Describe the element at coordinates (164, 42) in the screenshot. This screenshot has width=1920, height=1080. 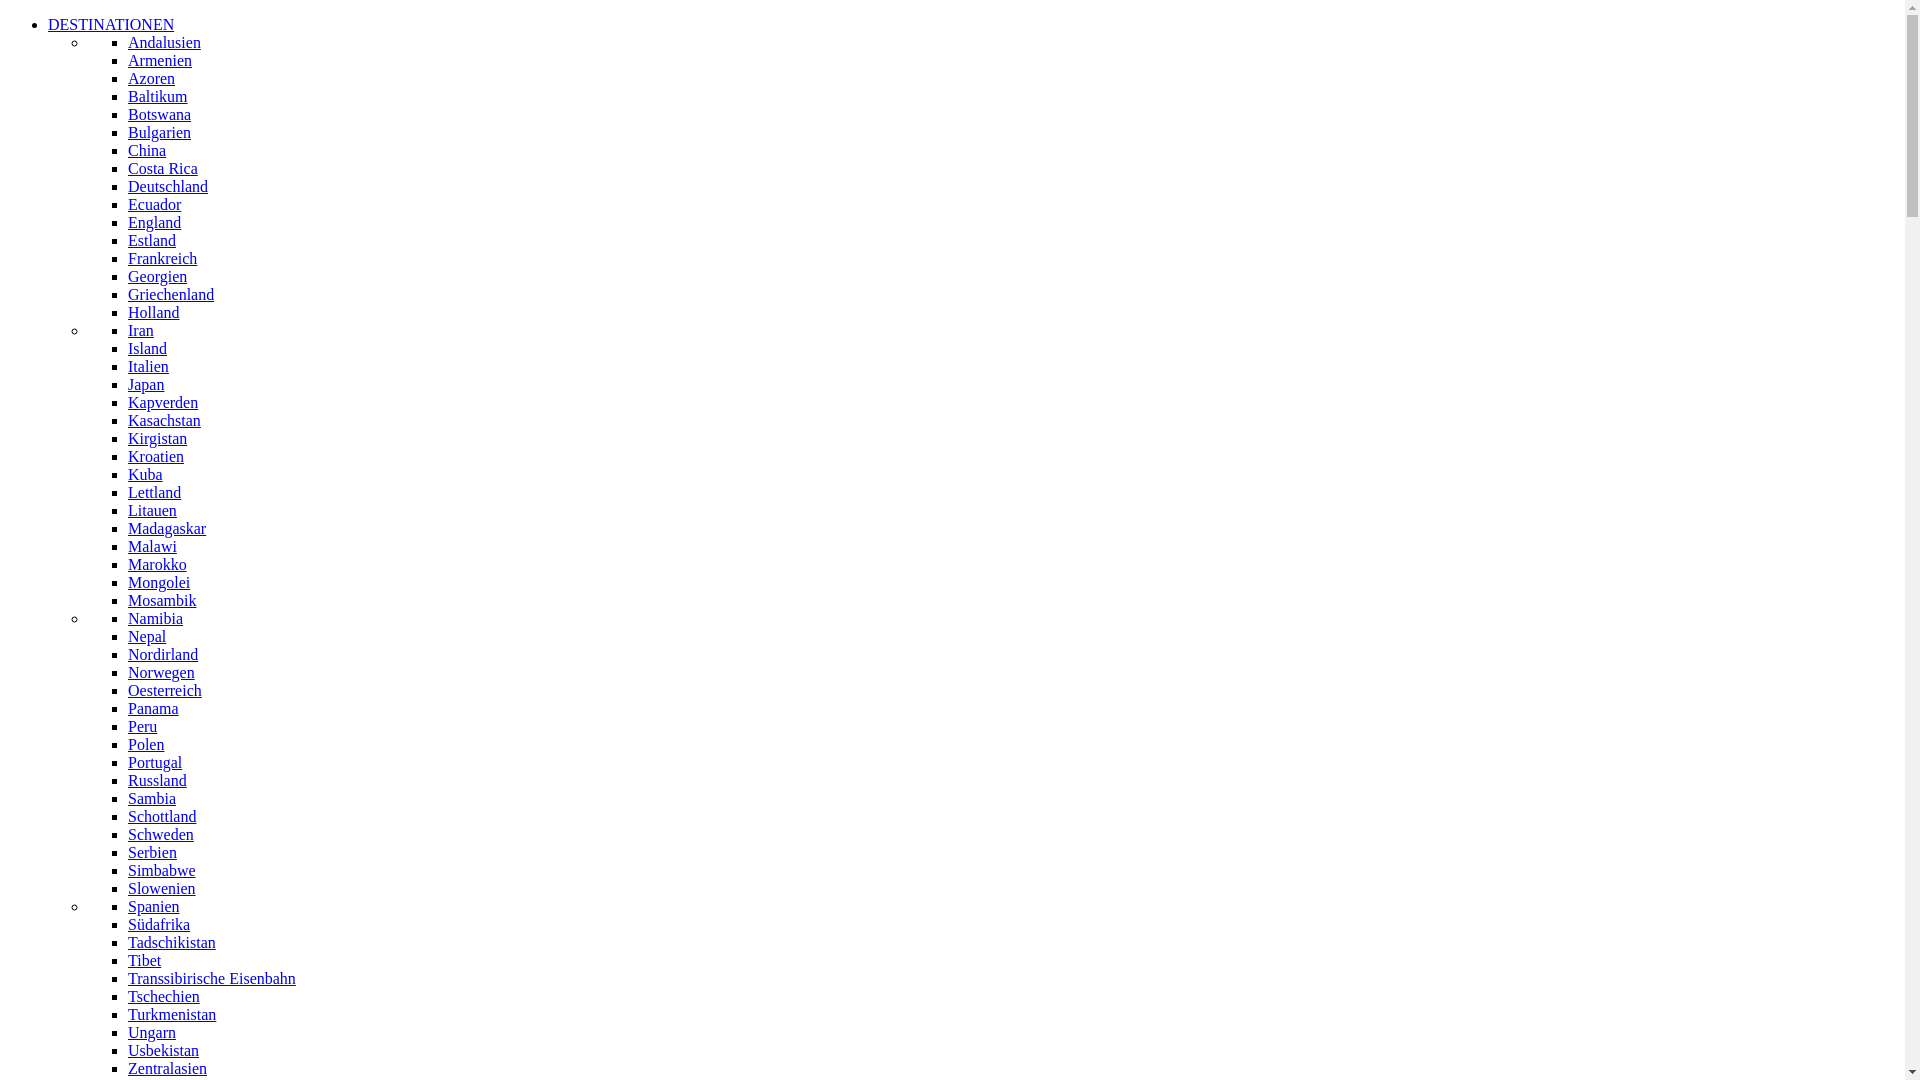
I see `'Andalusien'` at that location.